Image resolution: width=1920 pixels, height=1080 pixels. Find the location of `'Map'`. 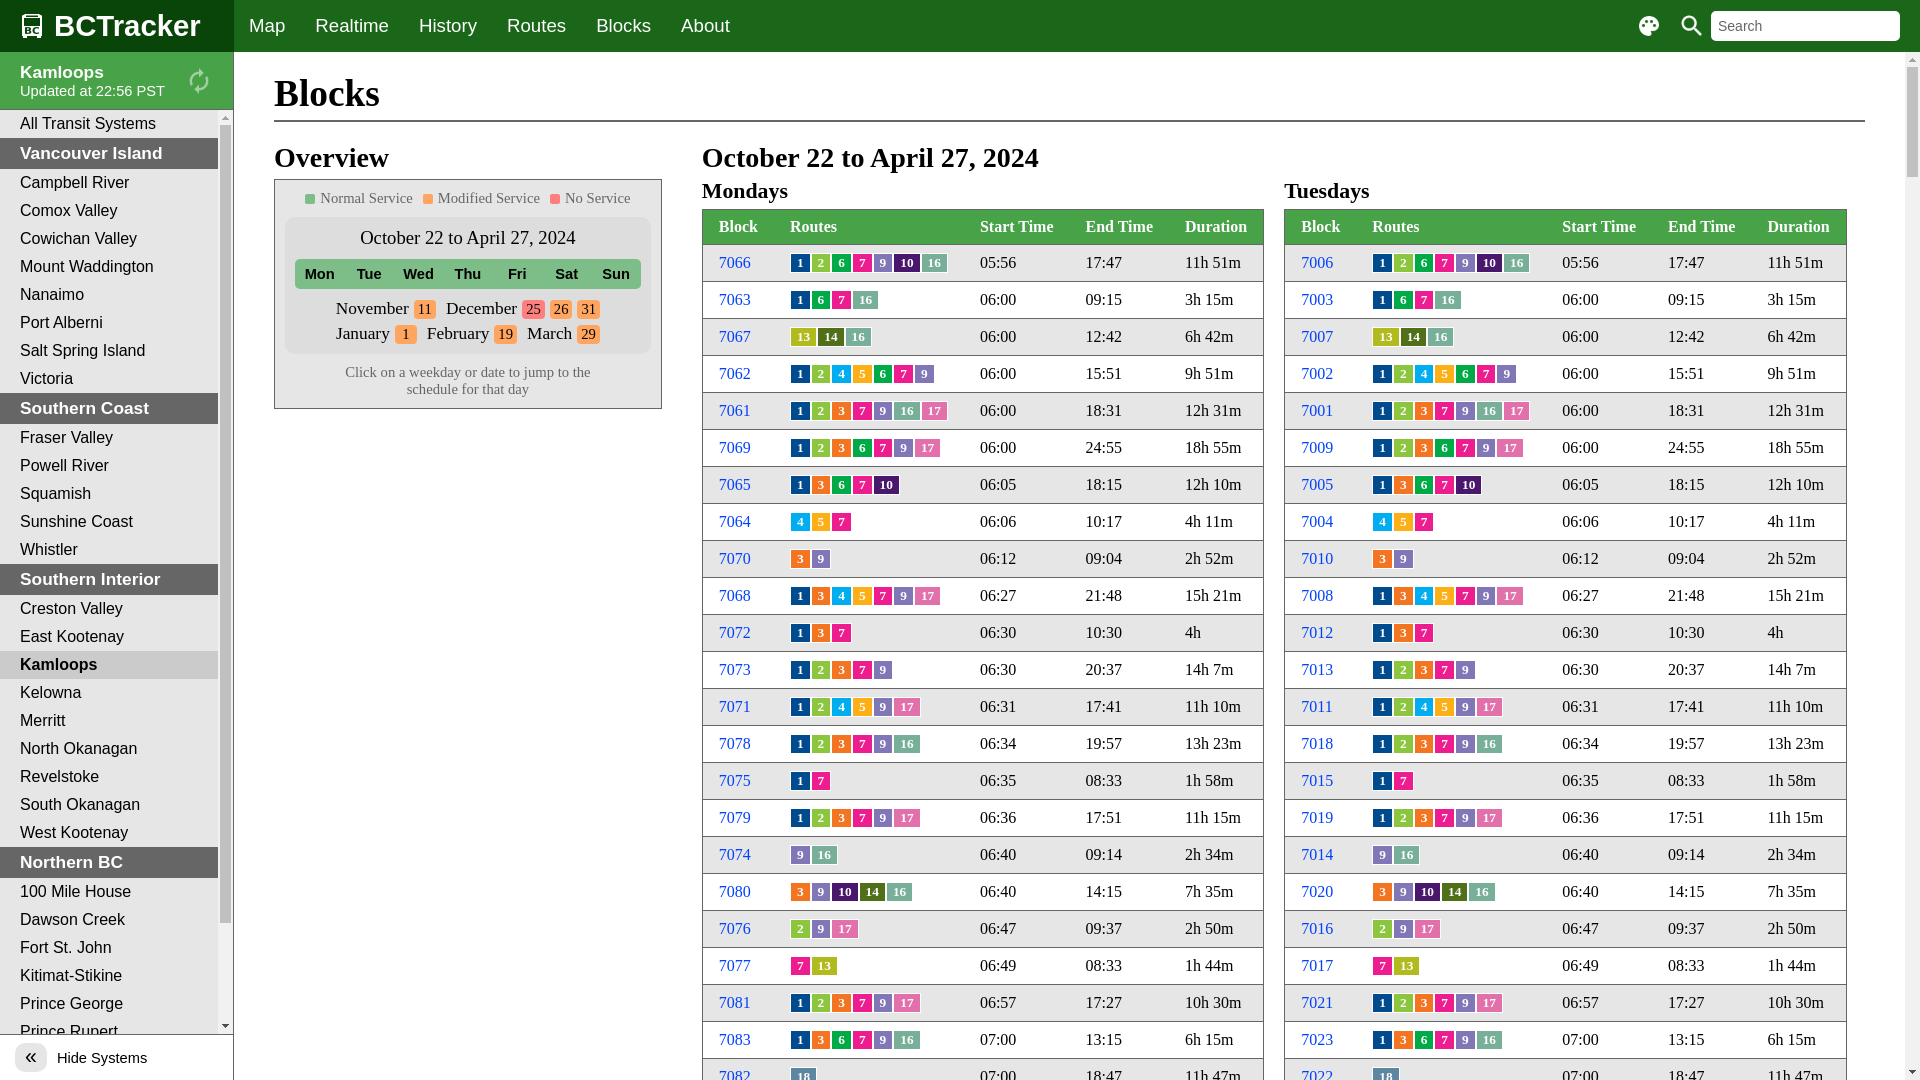

'Map' is located at coordinates (266, 26).